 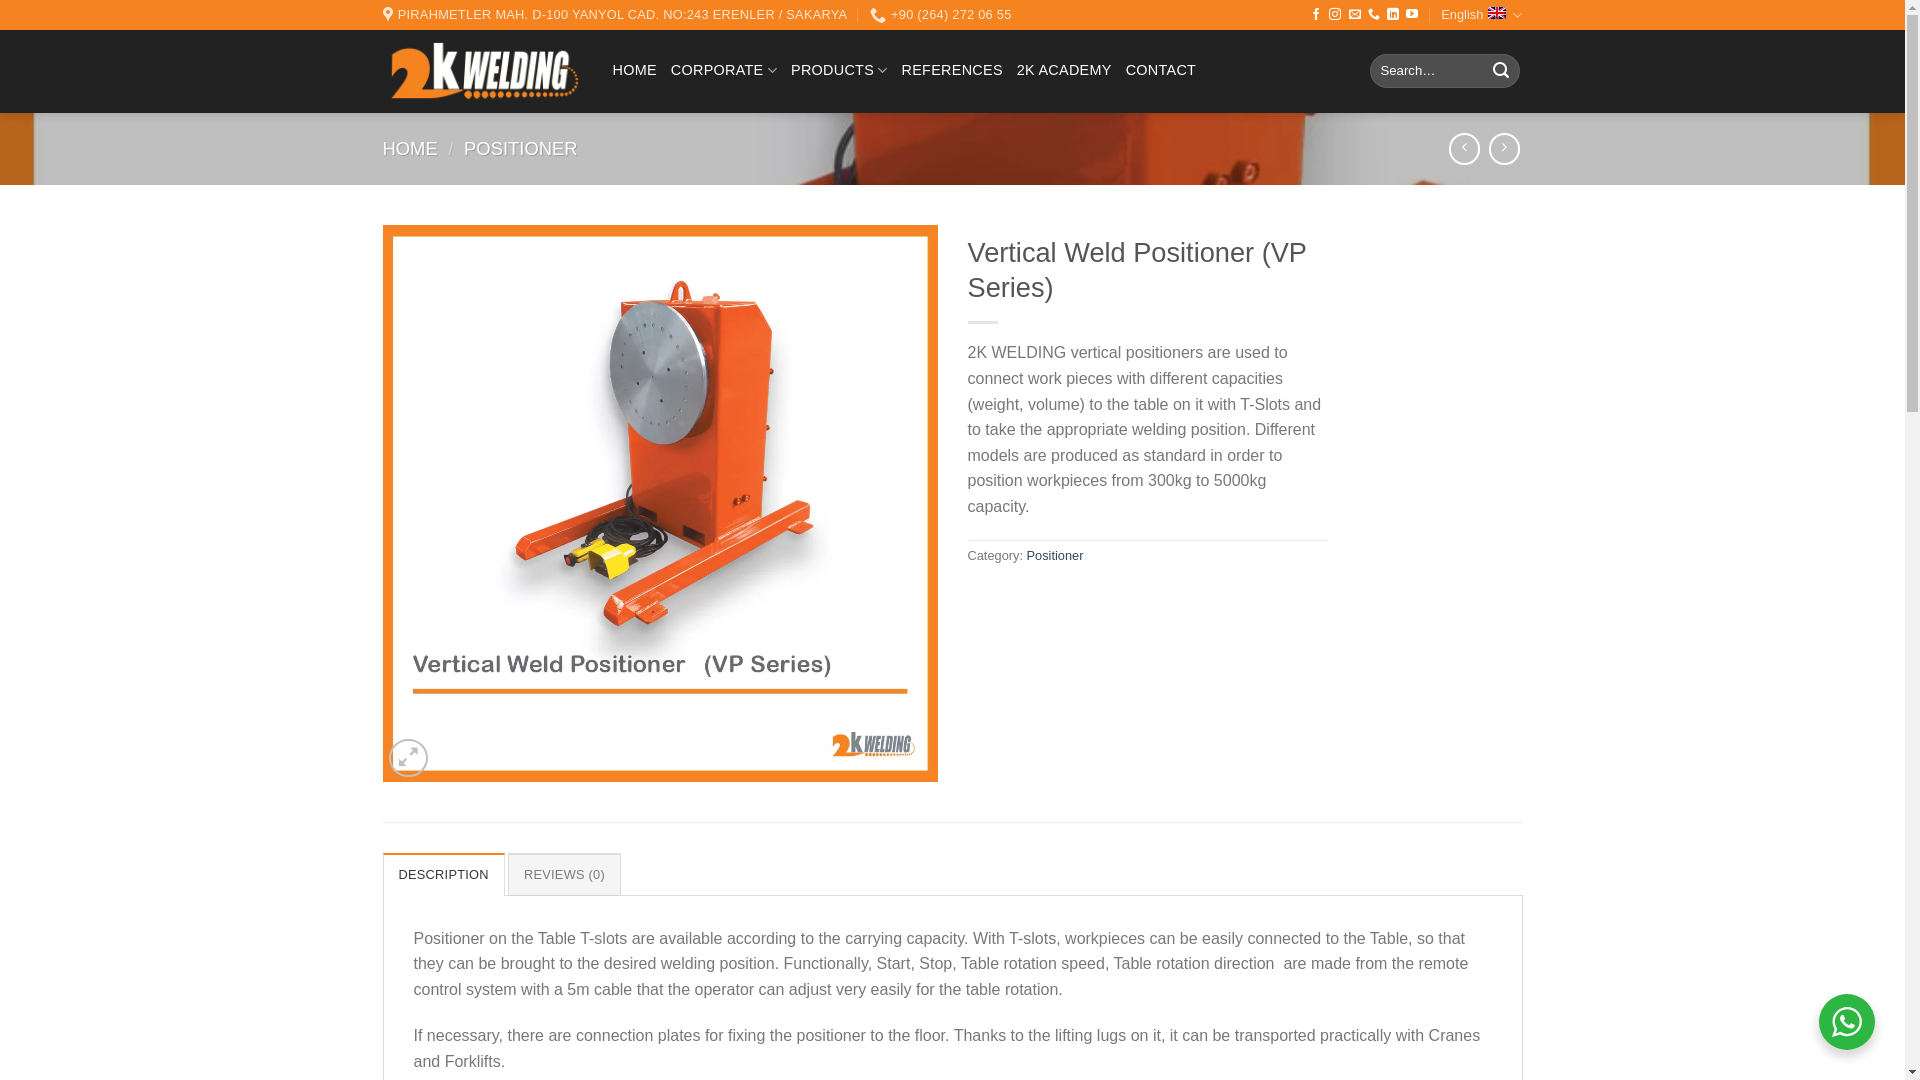 What do you see at coordinates (407, 758) in the screenshot?
I see `'Zoom'` at bounding box center [407, 758].